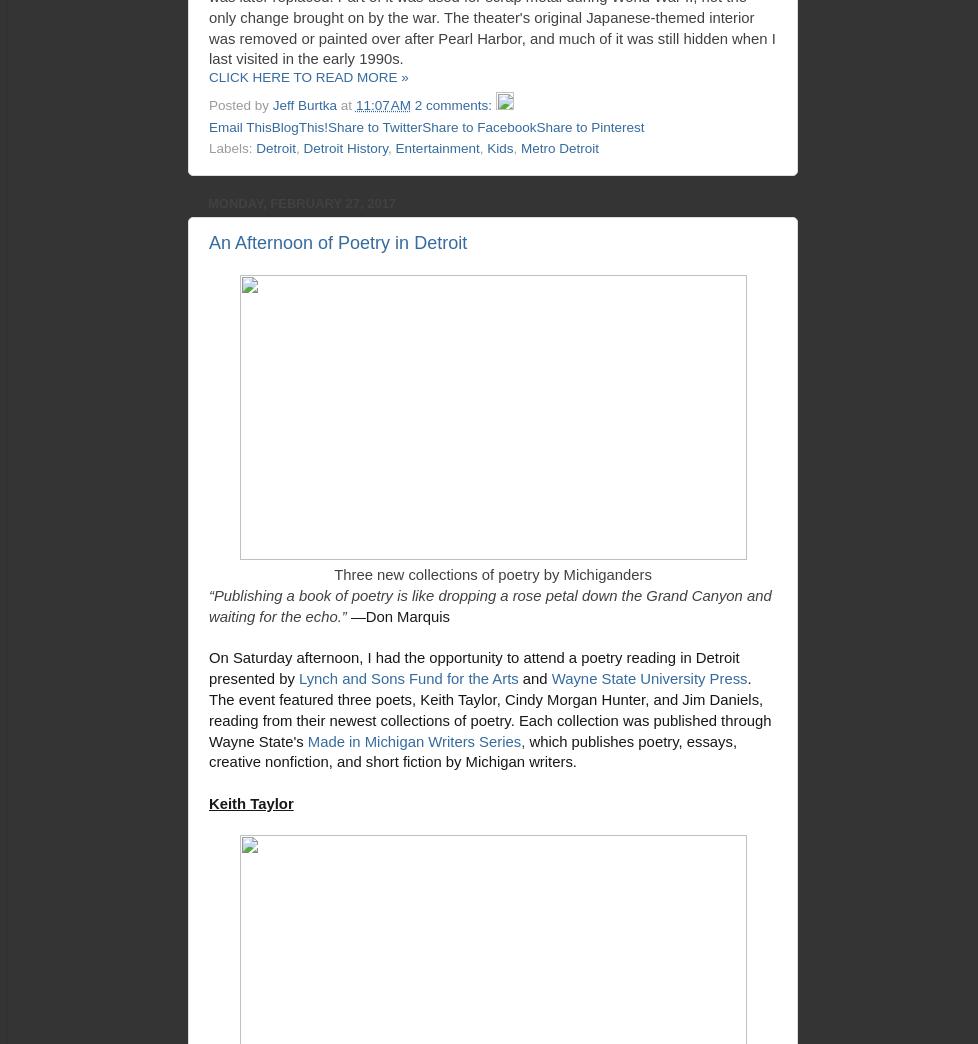 This screenshot has height=1044, width=978. Describe the element at coordinates (307, 77) in the screenshot. I see `'CLICK HERE TO READ MORE »'` at that location.